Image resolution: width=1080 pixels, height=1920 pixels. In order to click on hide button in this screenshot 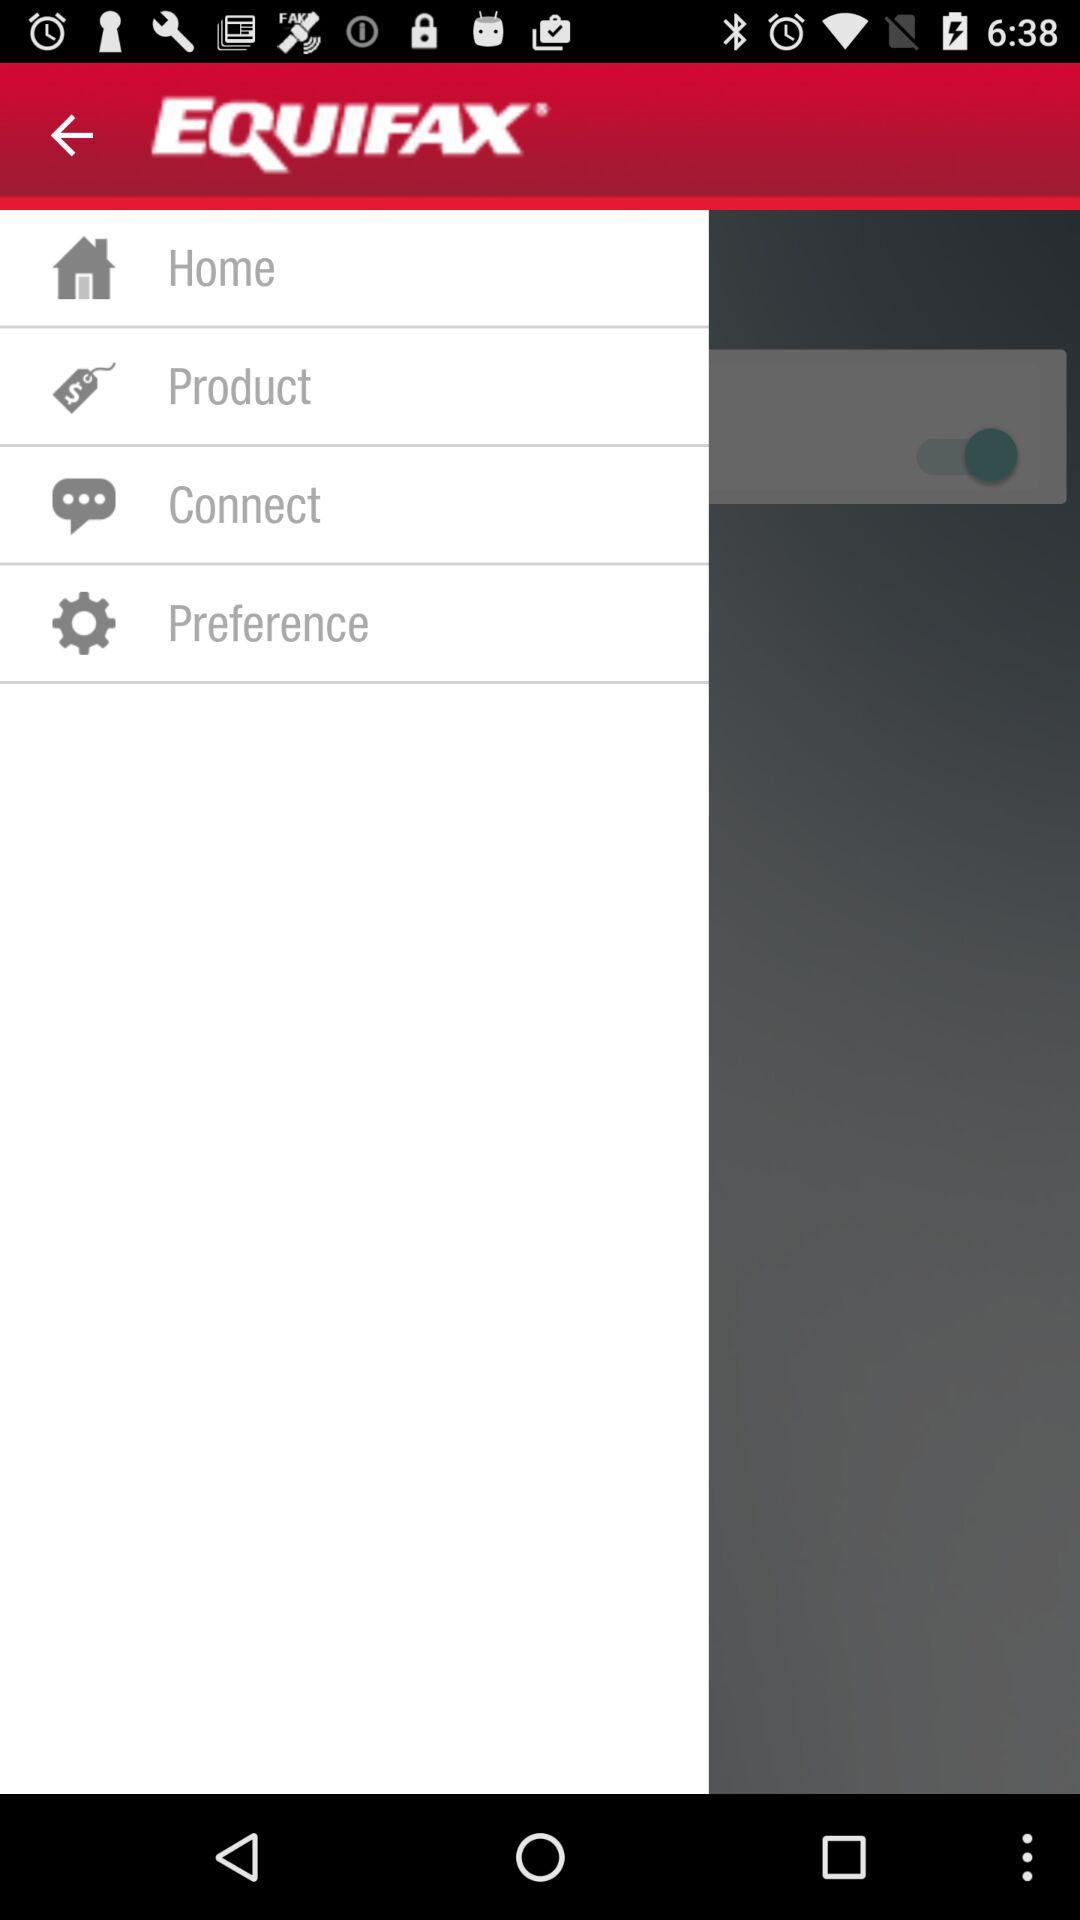, I will do `click(963, 453)`.